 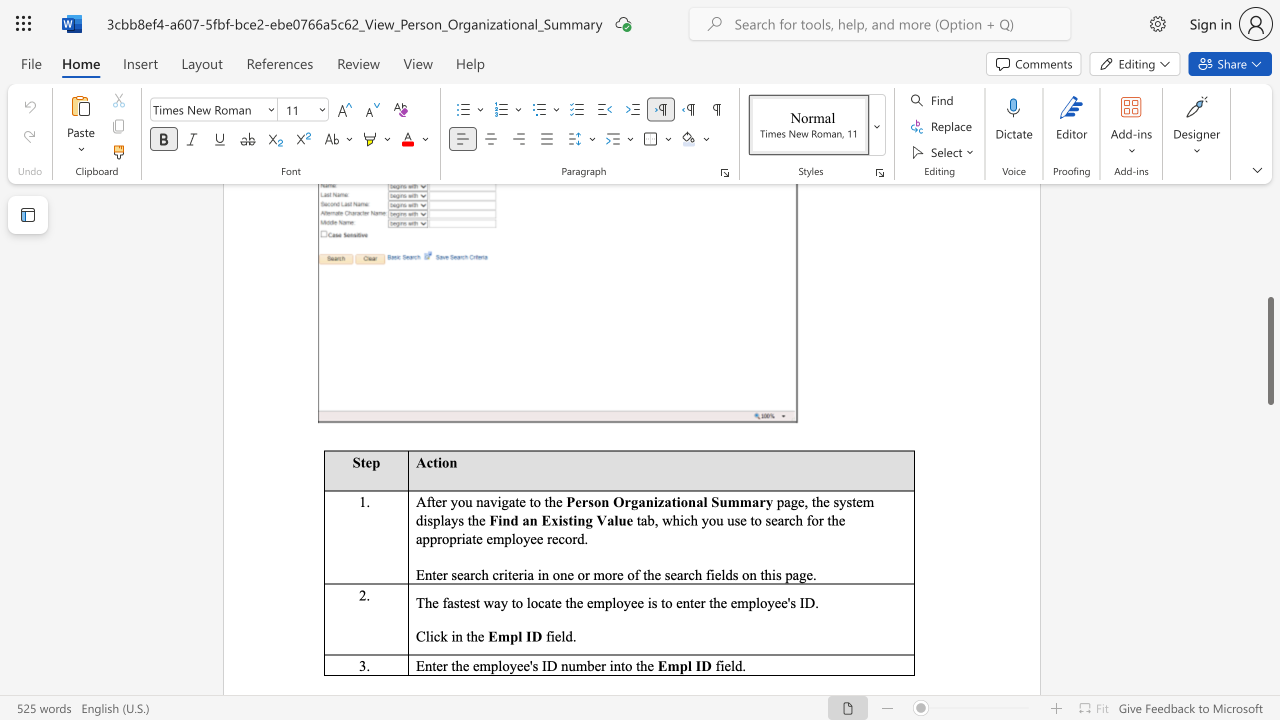 What do you see at coordinates (522, 501) in the screenshot?
I see `the 2th character "e" in the text` at bounding box center [522, 501].